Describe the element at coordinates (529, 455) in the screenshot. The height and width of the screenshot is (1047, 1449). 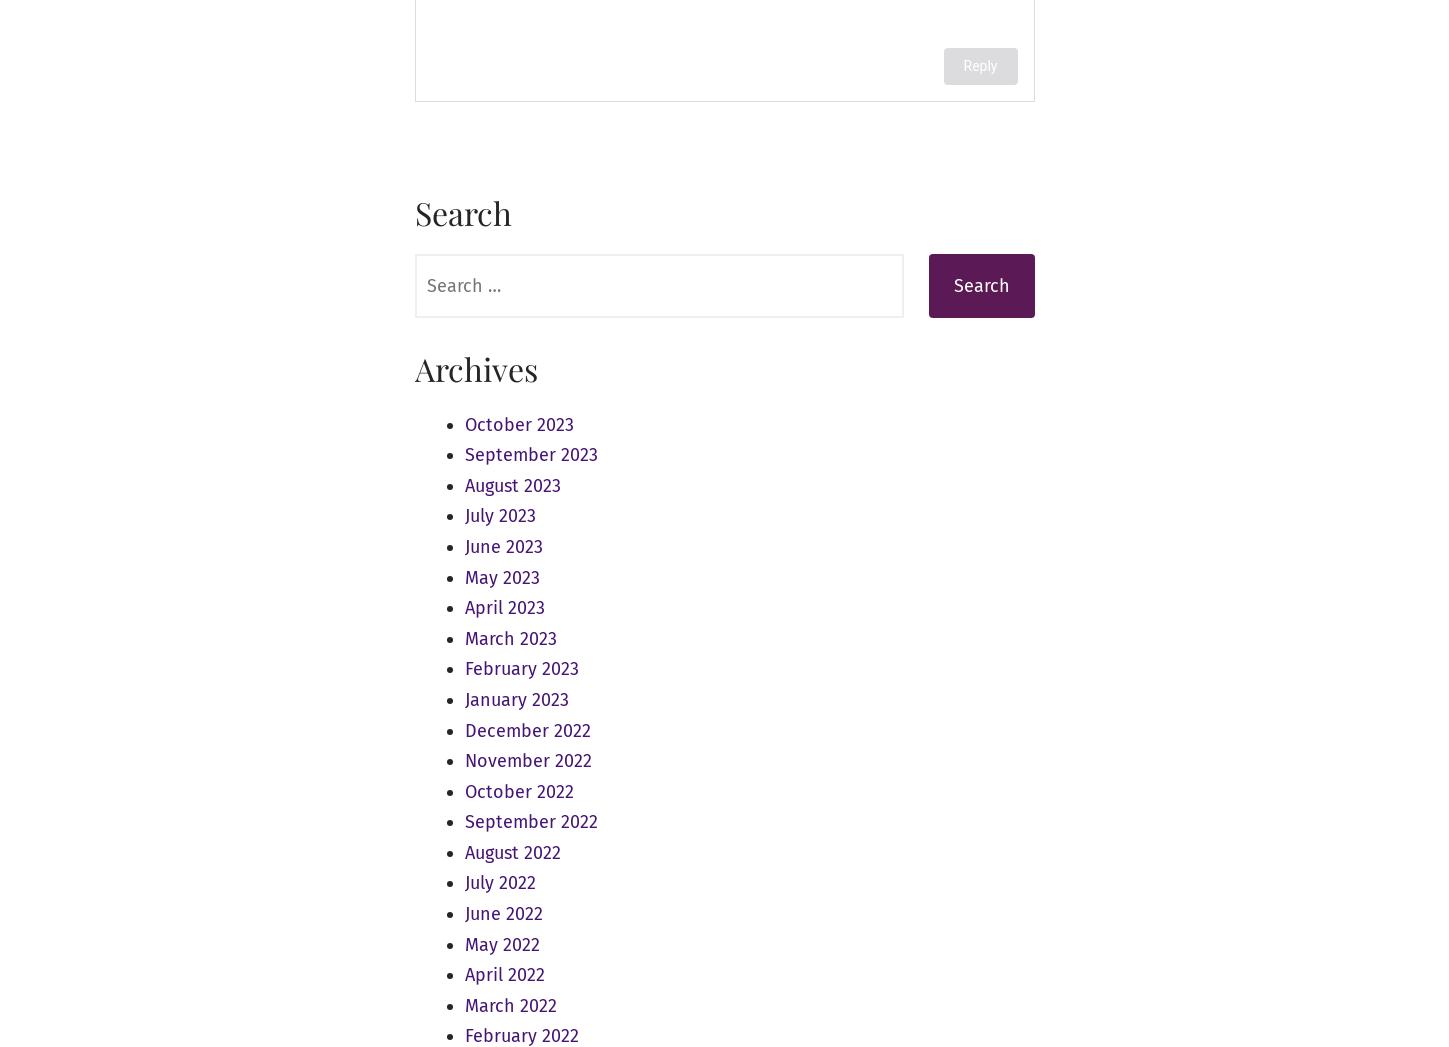
I see `'September 2023'` at that location.